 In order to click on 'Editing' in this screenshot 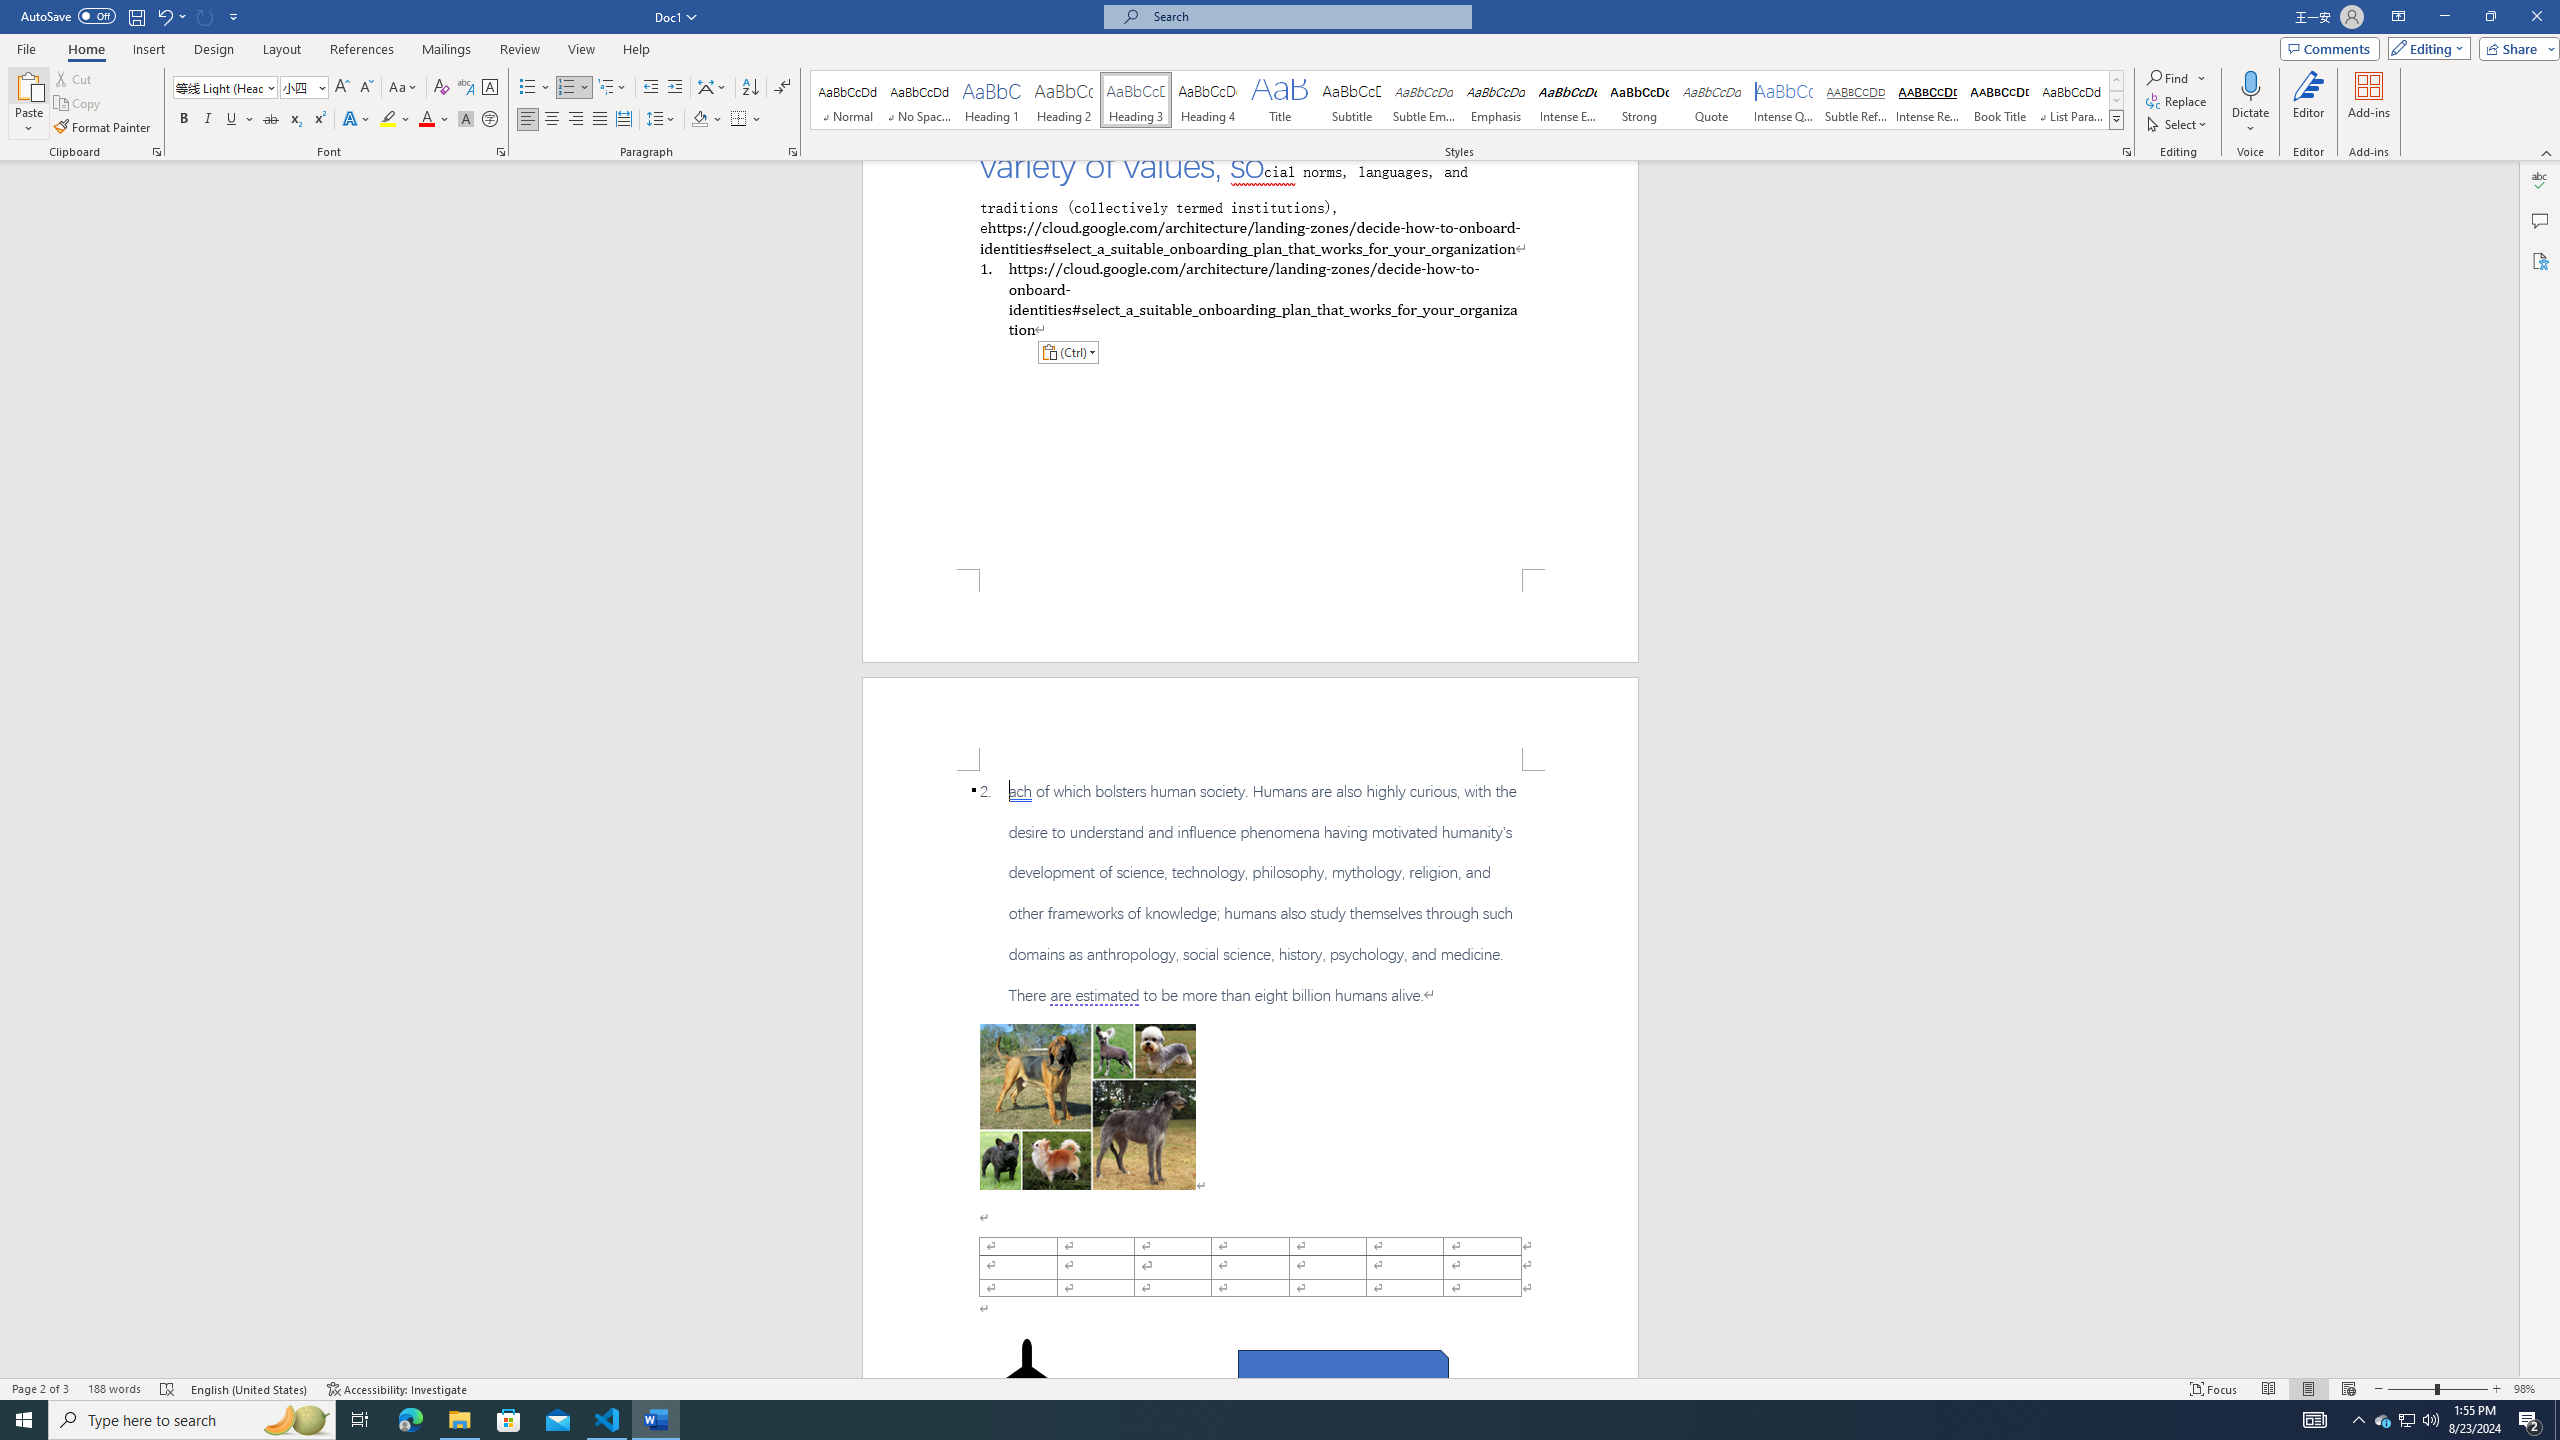, I will do `click(2425, 47)`.